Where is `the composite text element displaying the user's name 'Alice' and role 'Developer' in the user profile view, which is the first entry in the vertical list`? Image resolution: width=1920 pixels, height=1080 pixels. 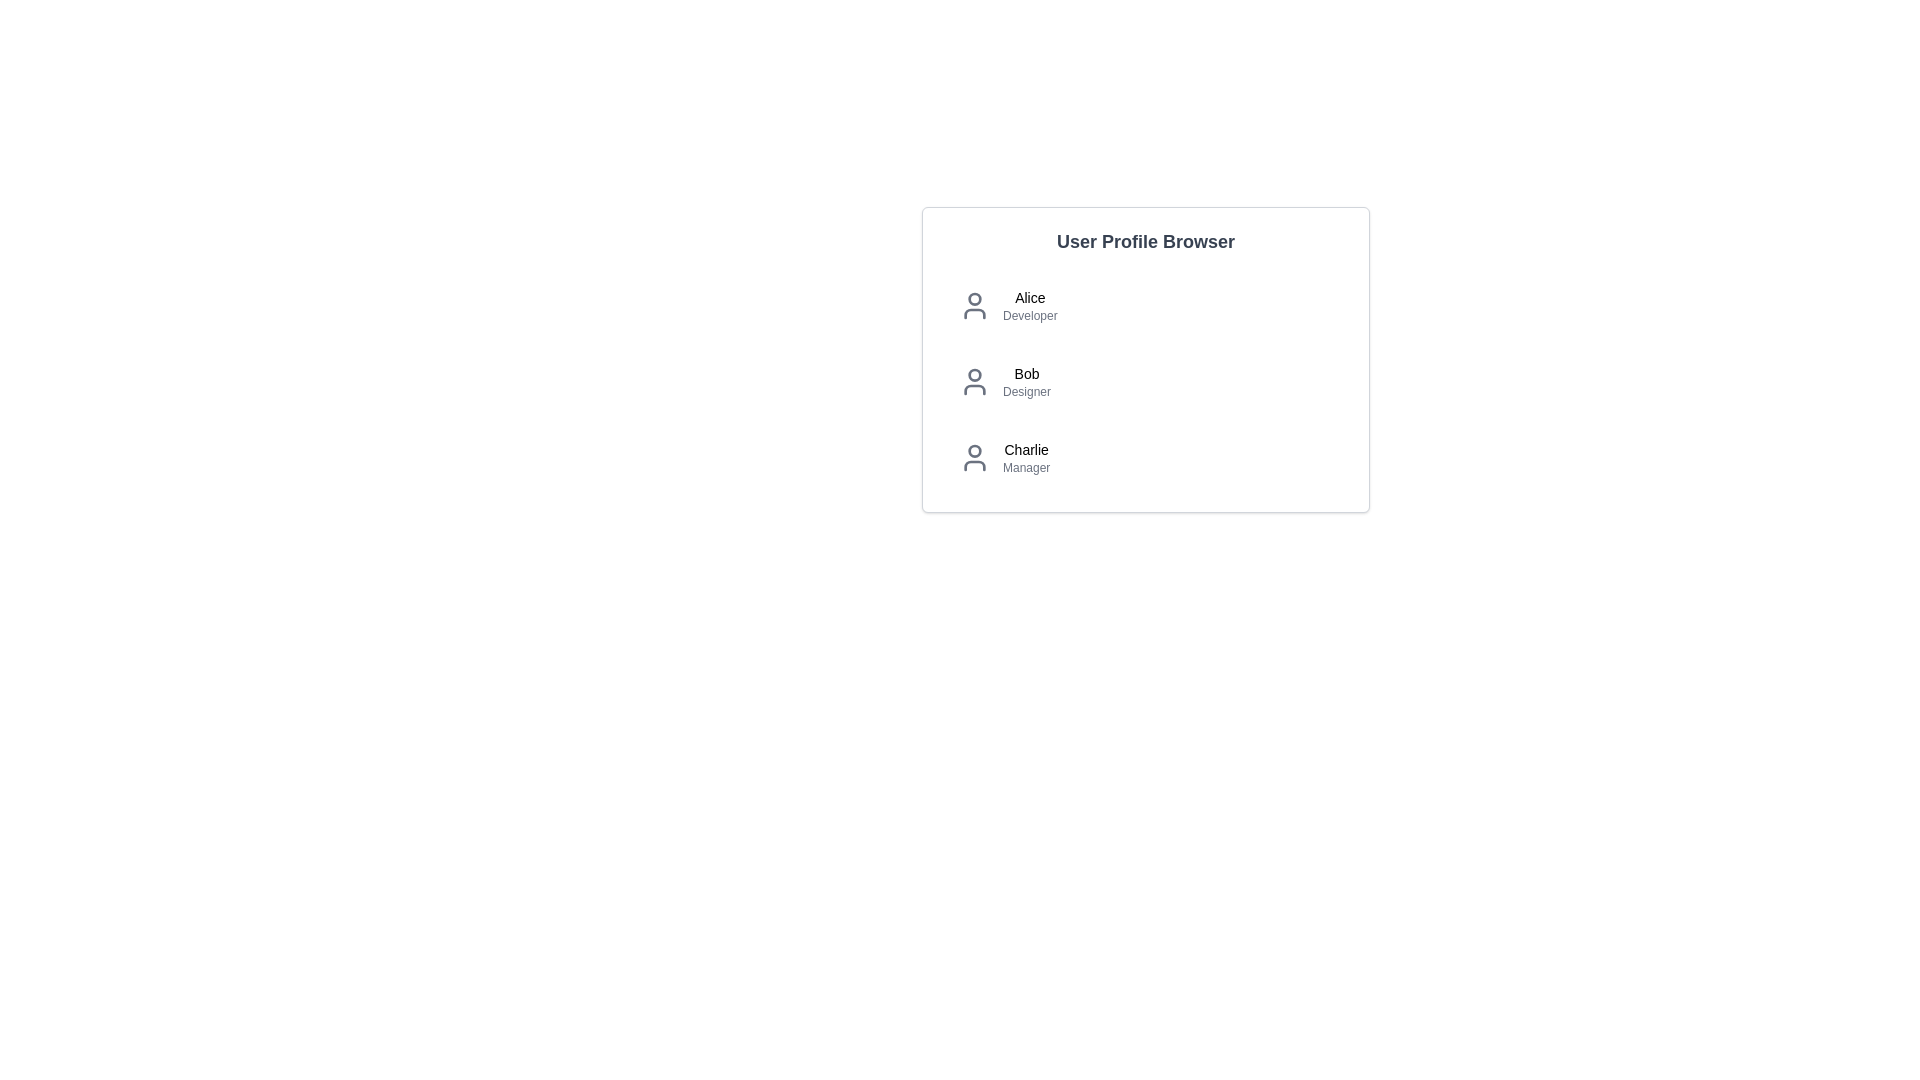 the composite text element displaying the user's name 'Alice' and role 'Developer' in the user profile view, which is the first entry in the vertical list is located at coordinates (1030, 305).